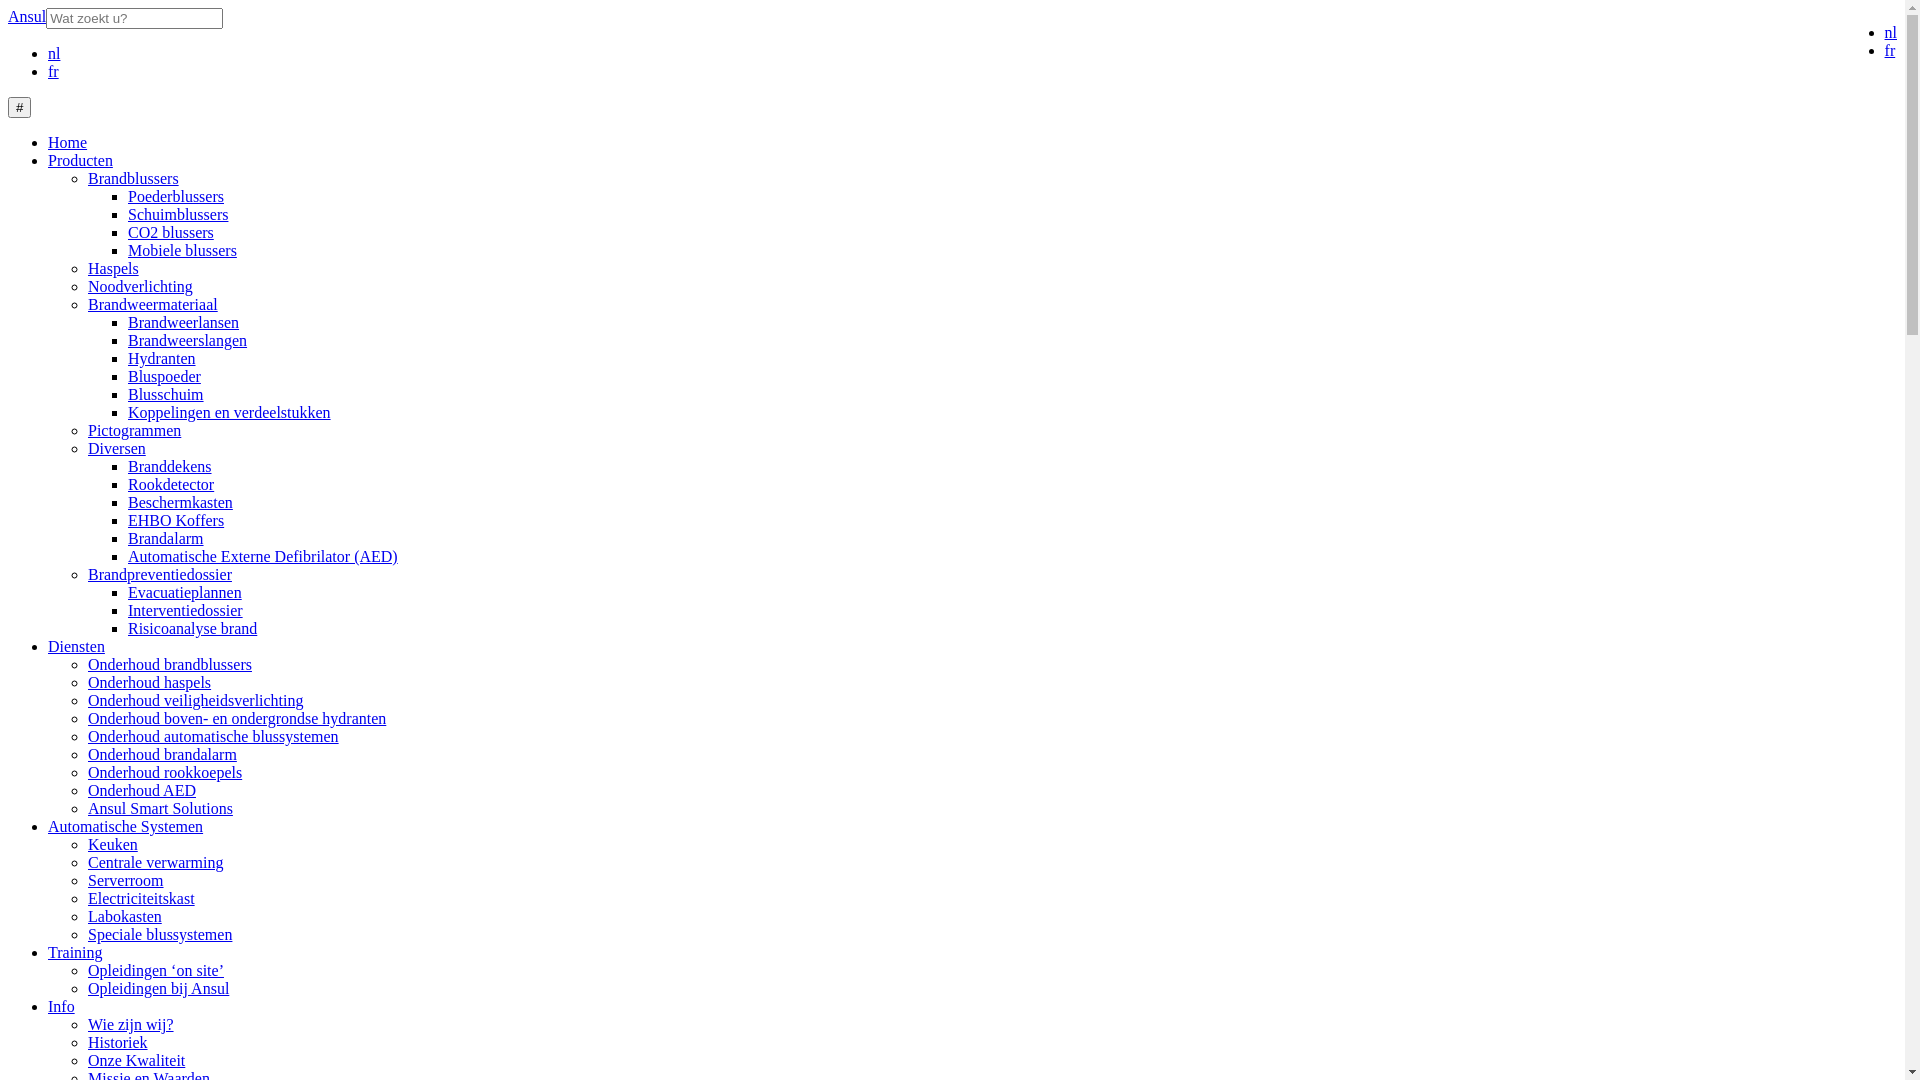  What do you see at coordinates (148, 681) in the screenshot?
I see `'Onderhoud haspels'` at bounding box center [148, 681].